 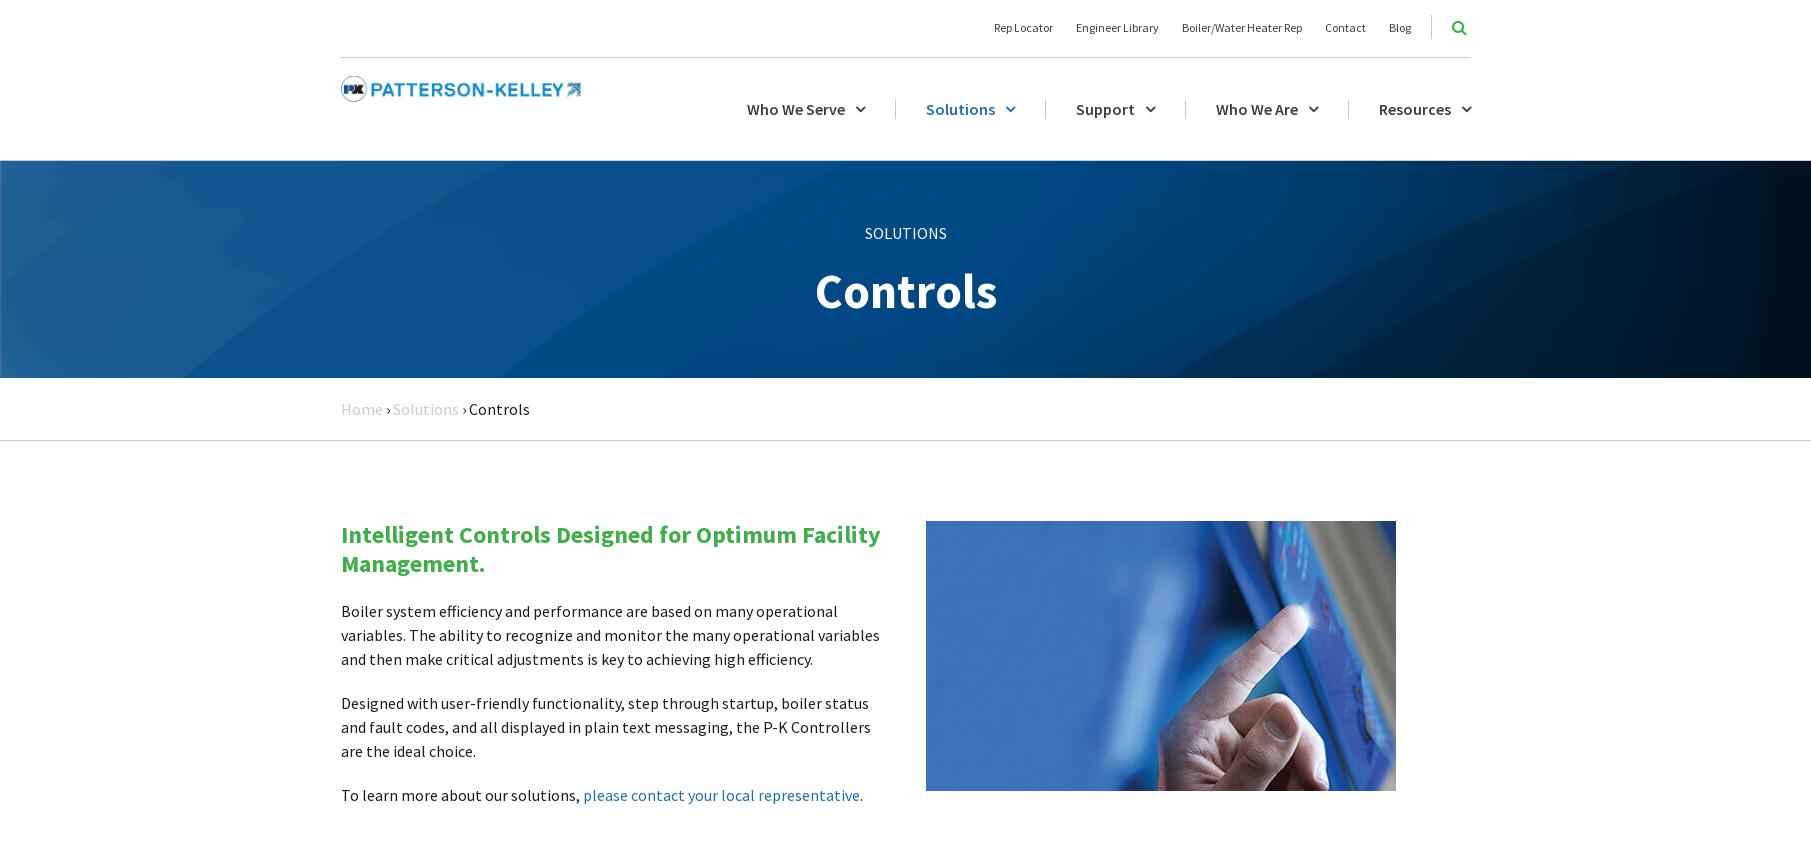 I want to click on 'Engineer Library', so click(x=1115, y=26).